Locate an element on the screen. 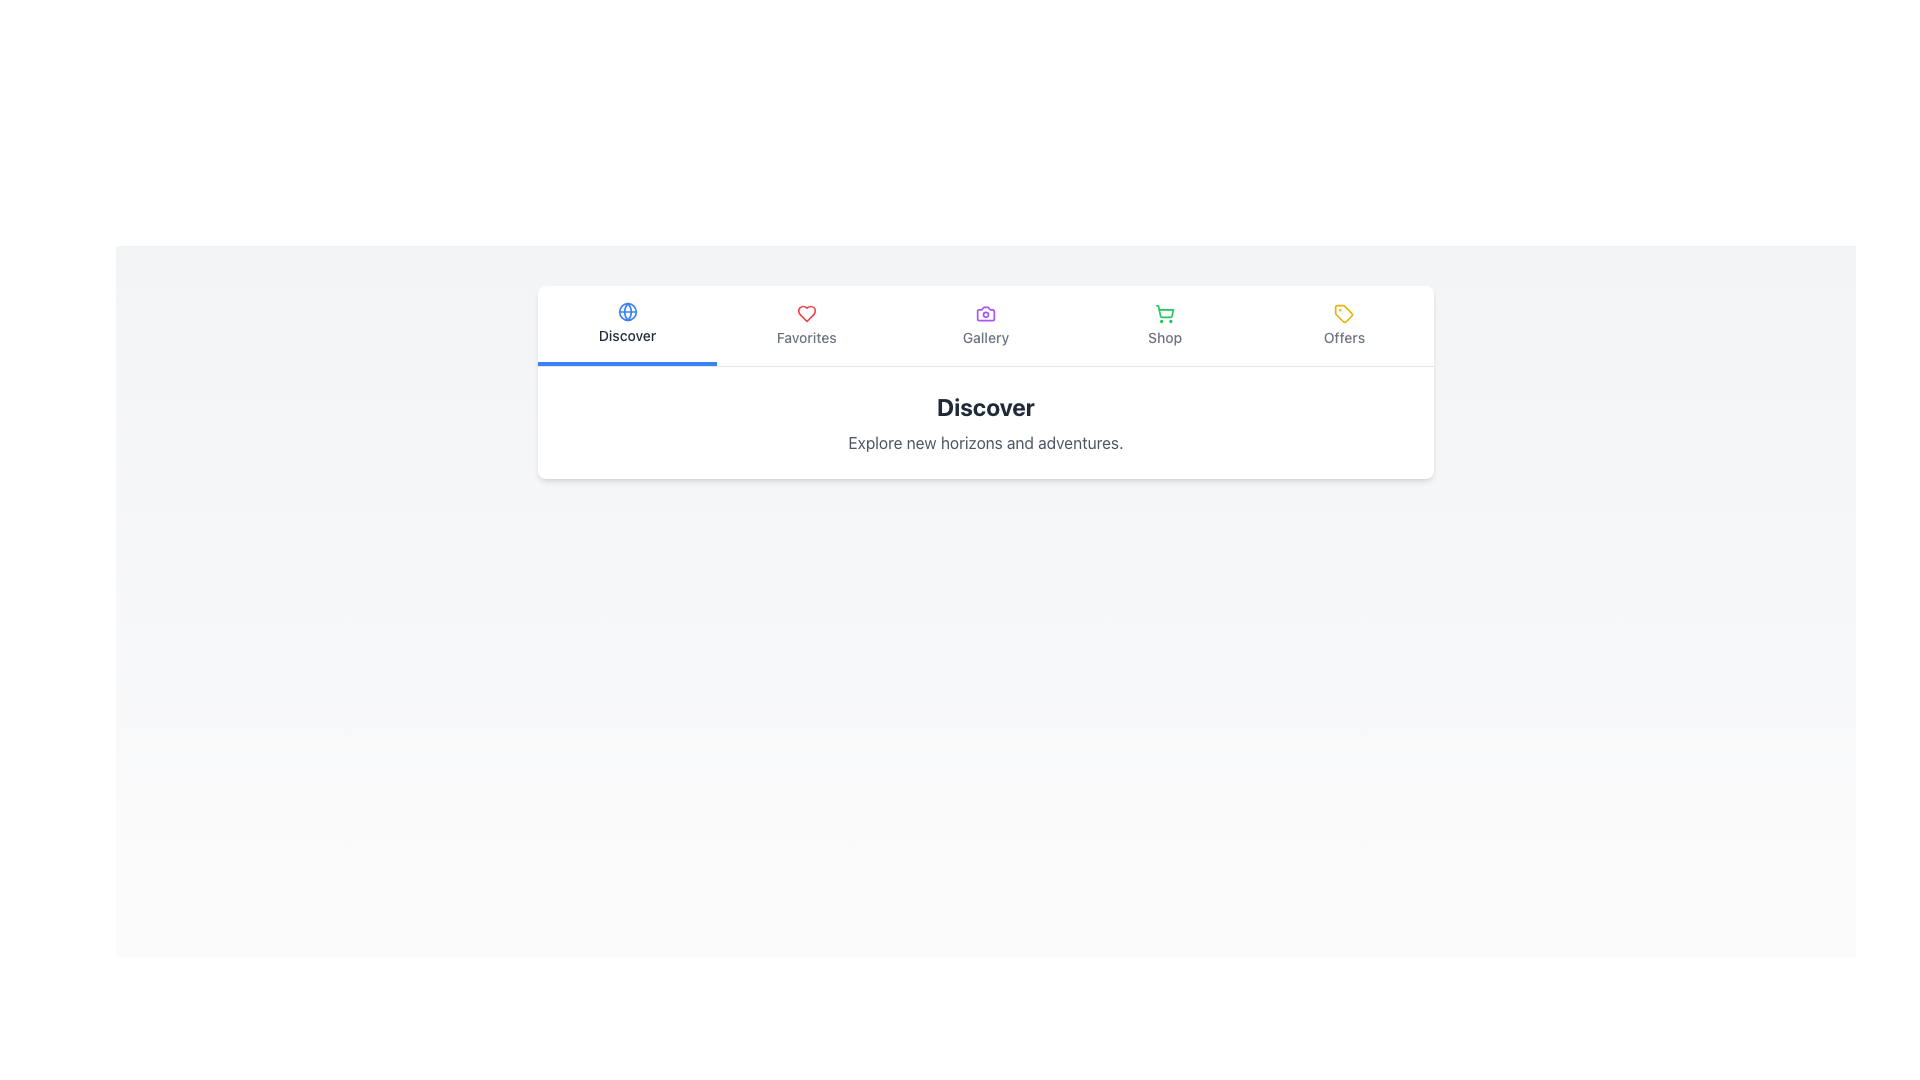  the navigation button for 'Gallery', which is centrally located among the navigation options at the top of the interface, specifically the third item from the left is located at coordinates (985, 325).